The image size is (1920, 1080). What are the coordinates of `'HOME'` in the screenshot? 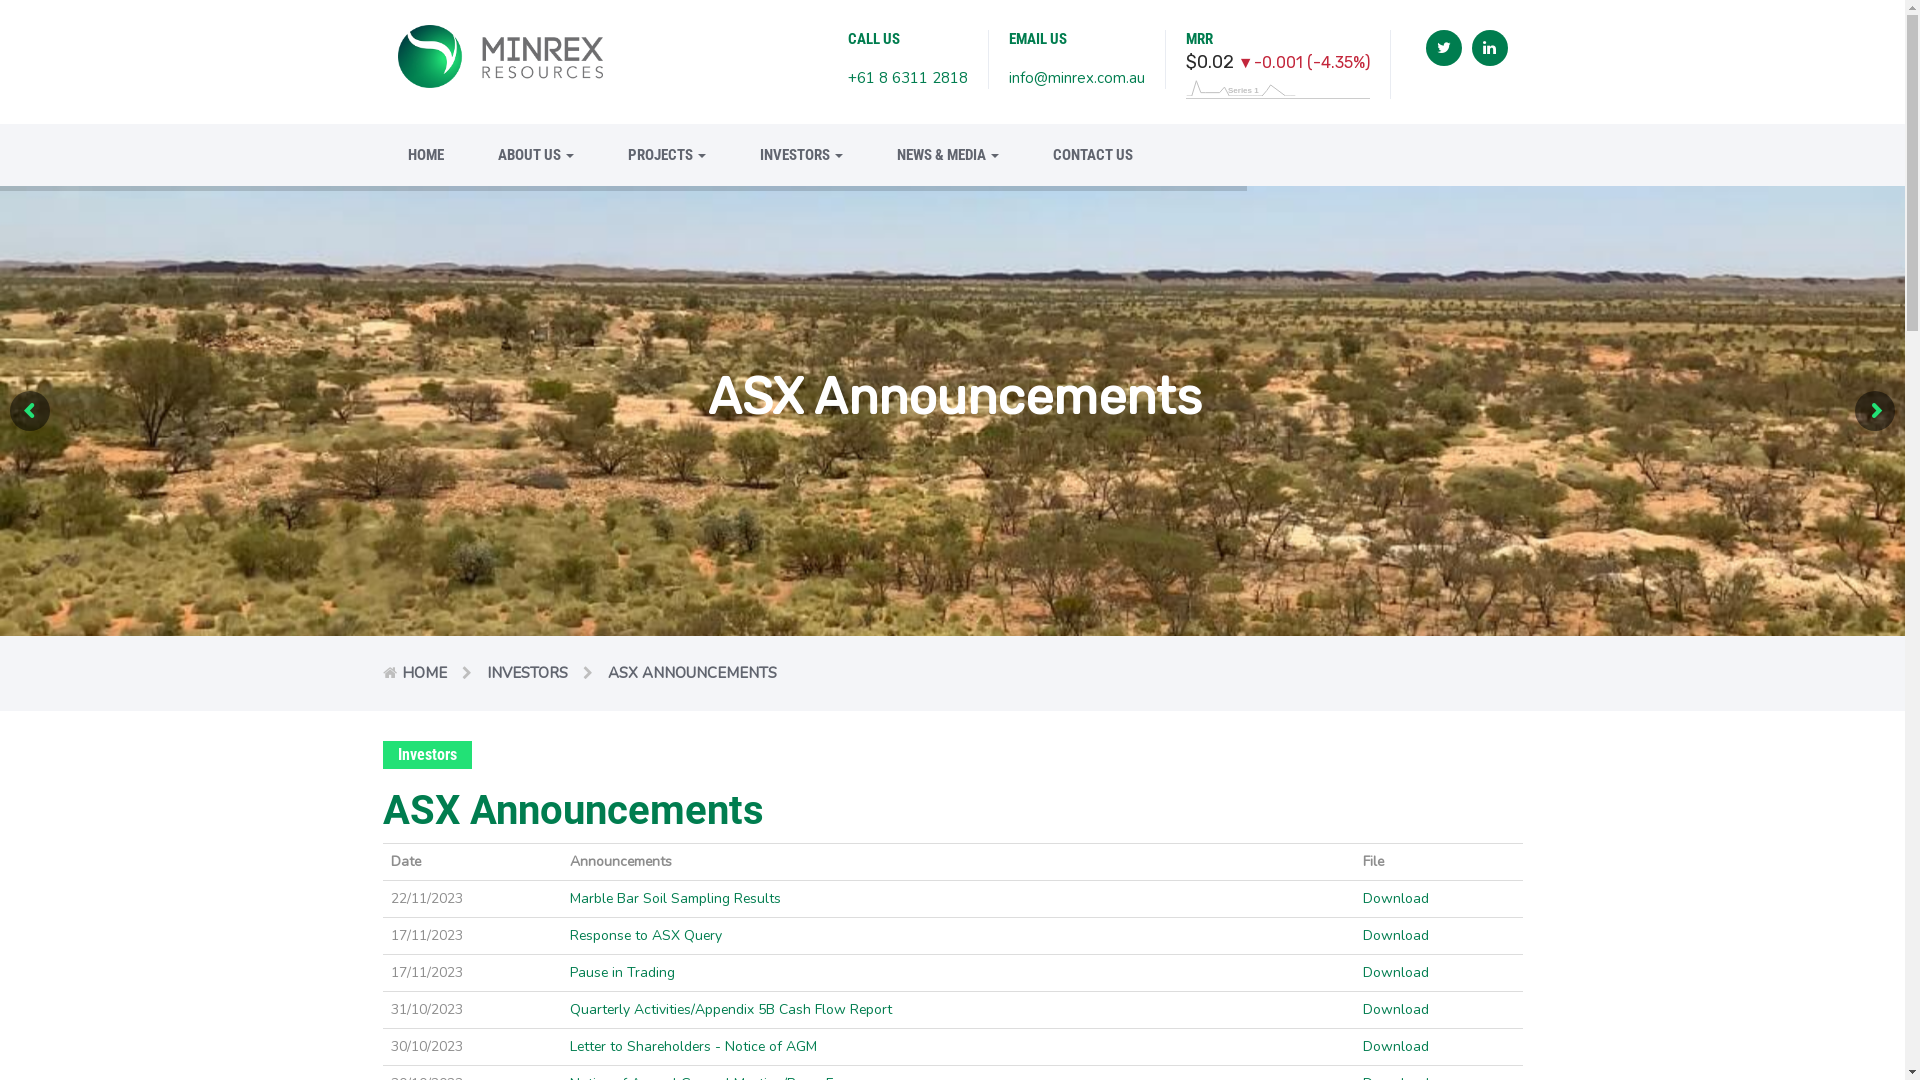 It's located at (423, 672).